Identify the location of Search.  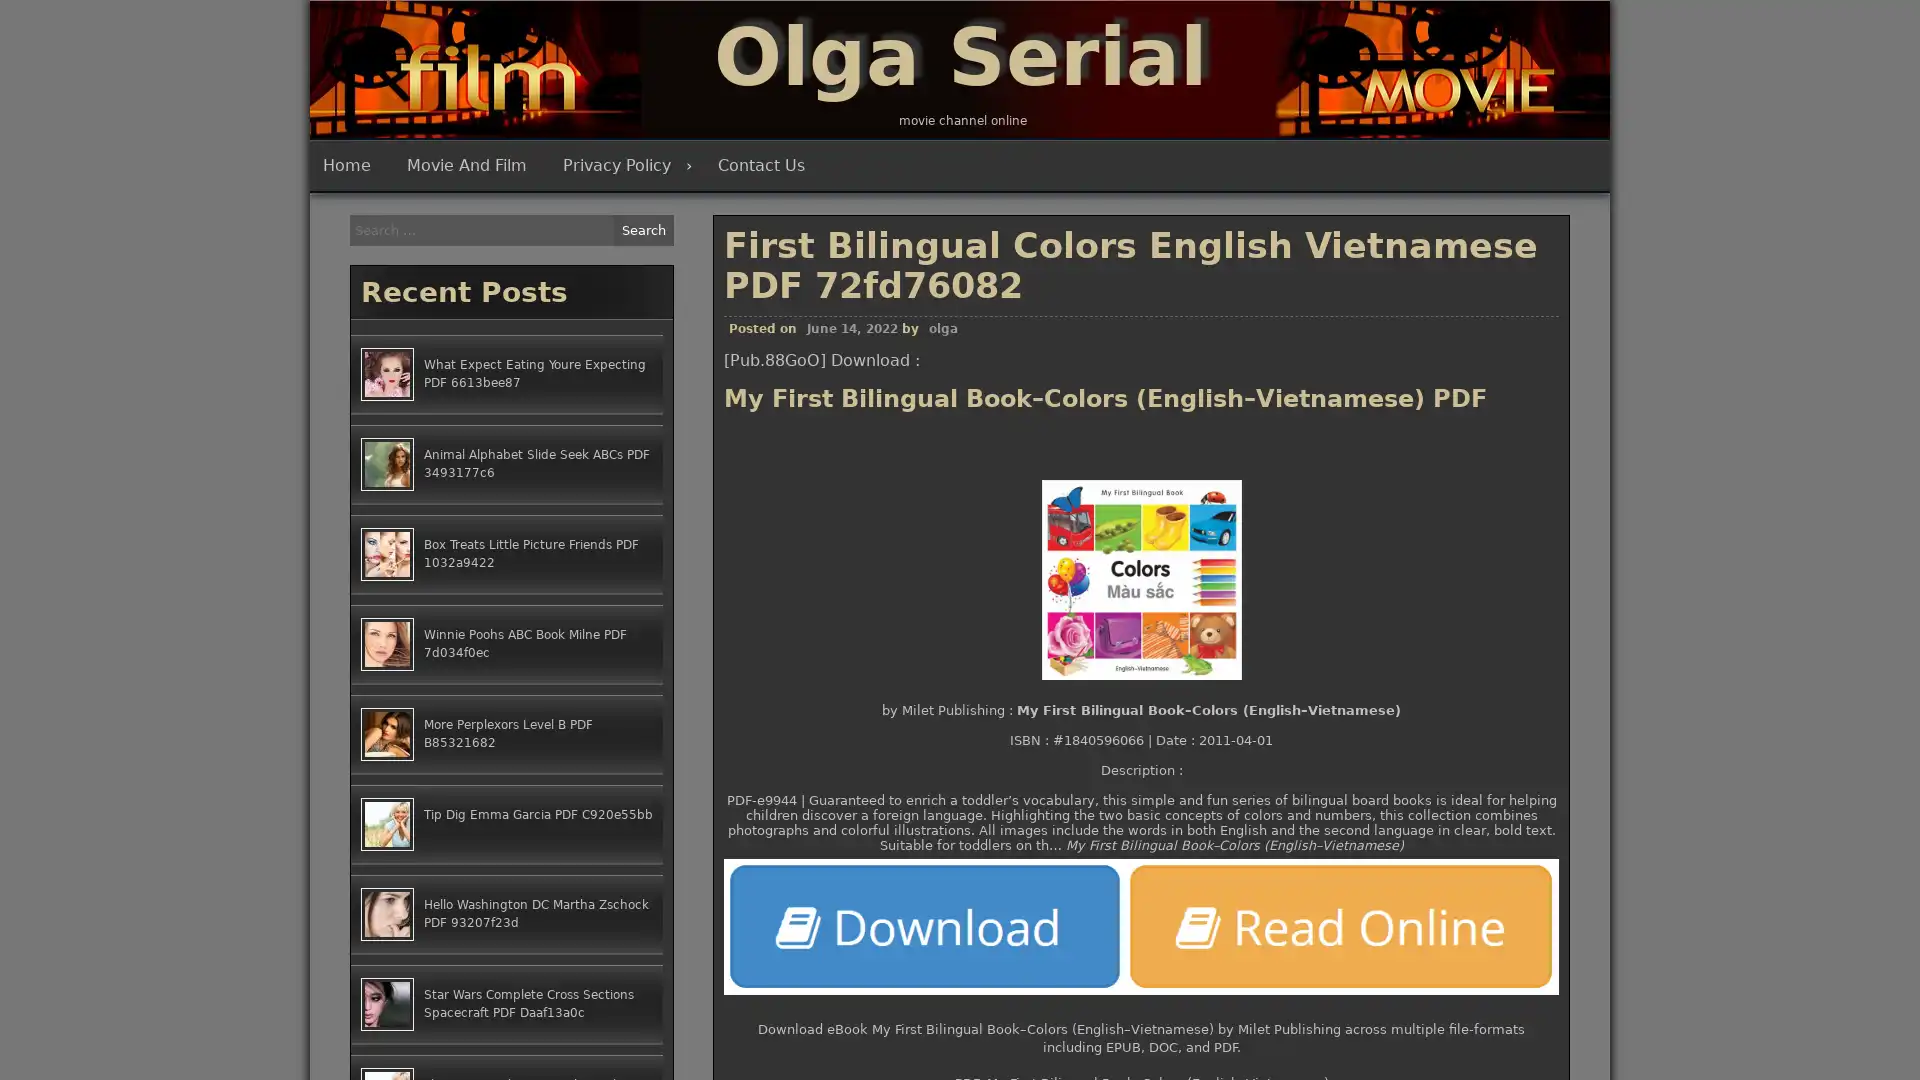
(643, 229).